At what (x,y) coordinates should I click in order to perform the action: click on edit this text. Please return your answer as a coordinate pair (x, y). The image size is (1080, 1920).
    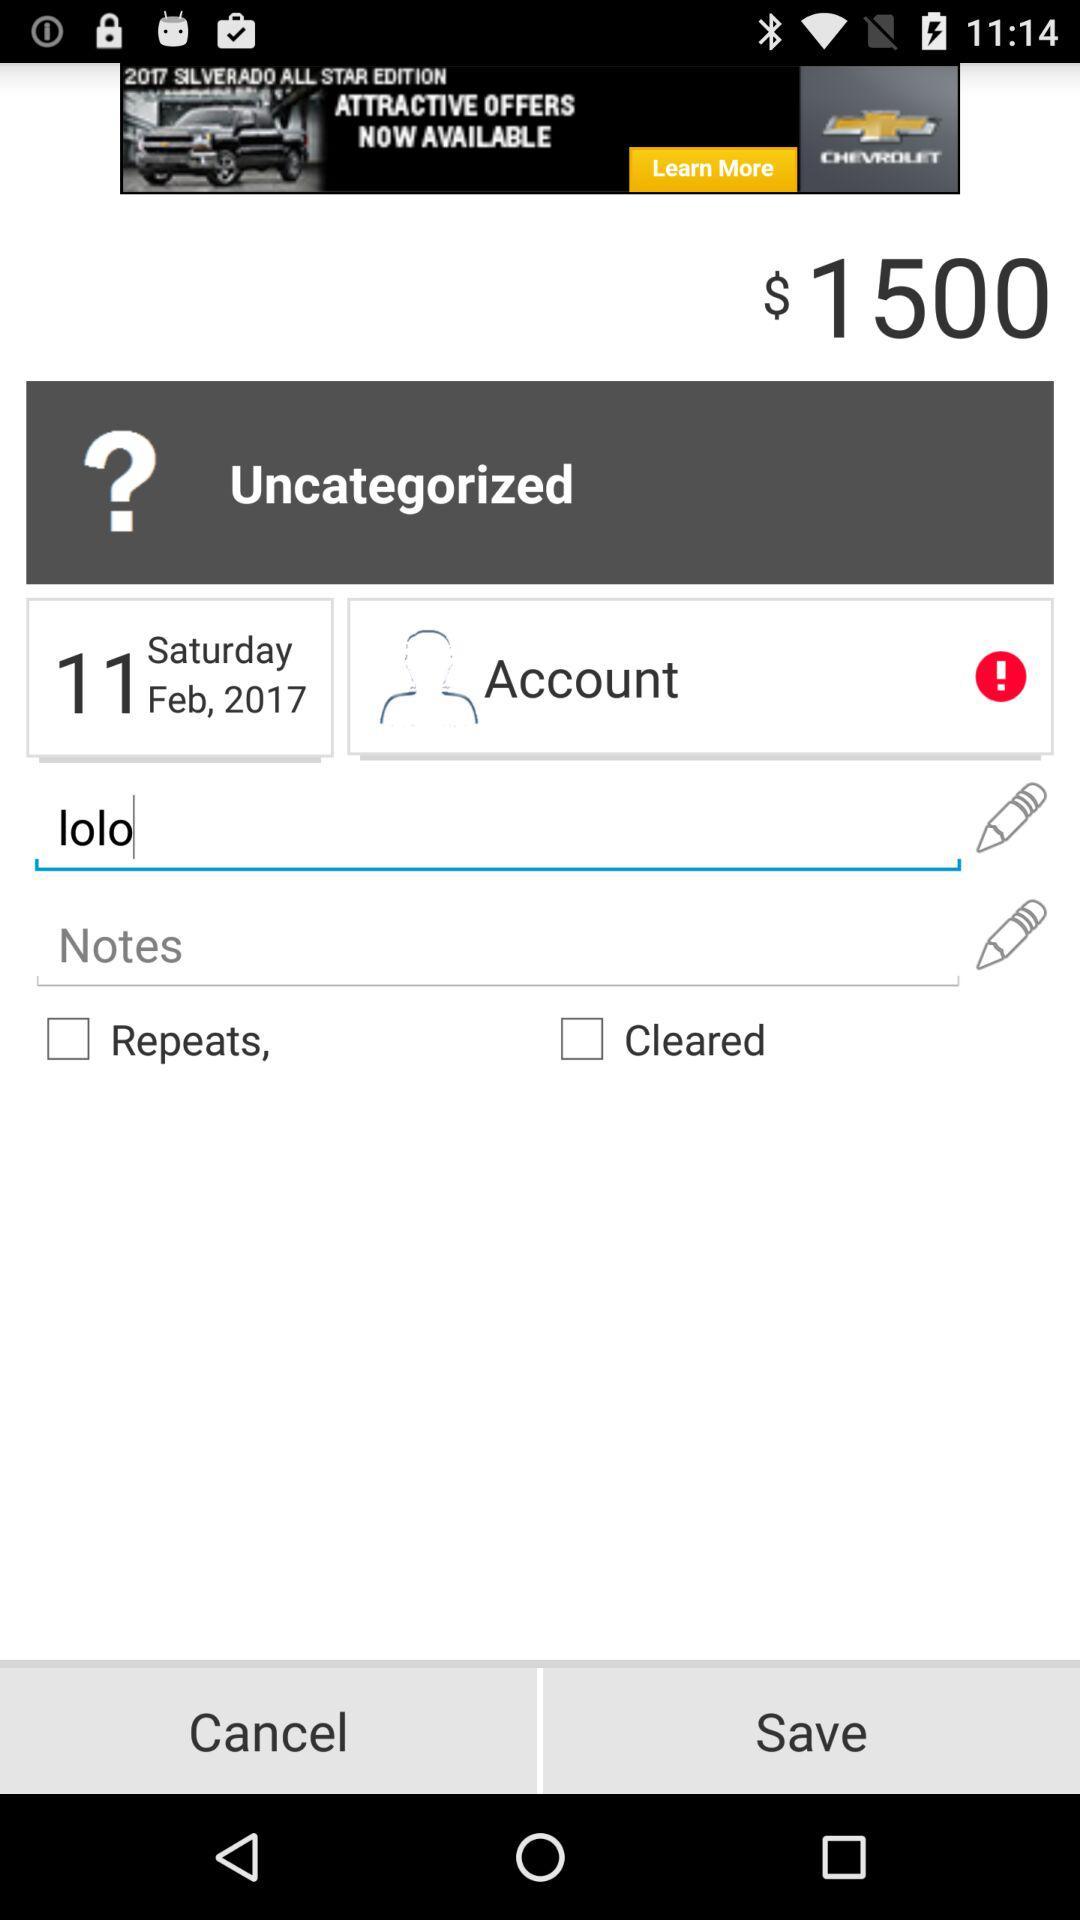
    Looking at the image, I should click on (1011, 818).